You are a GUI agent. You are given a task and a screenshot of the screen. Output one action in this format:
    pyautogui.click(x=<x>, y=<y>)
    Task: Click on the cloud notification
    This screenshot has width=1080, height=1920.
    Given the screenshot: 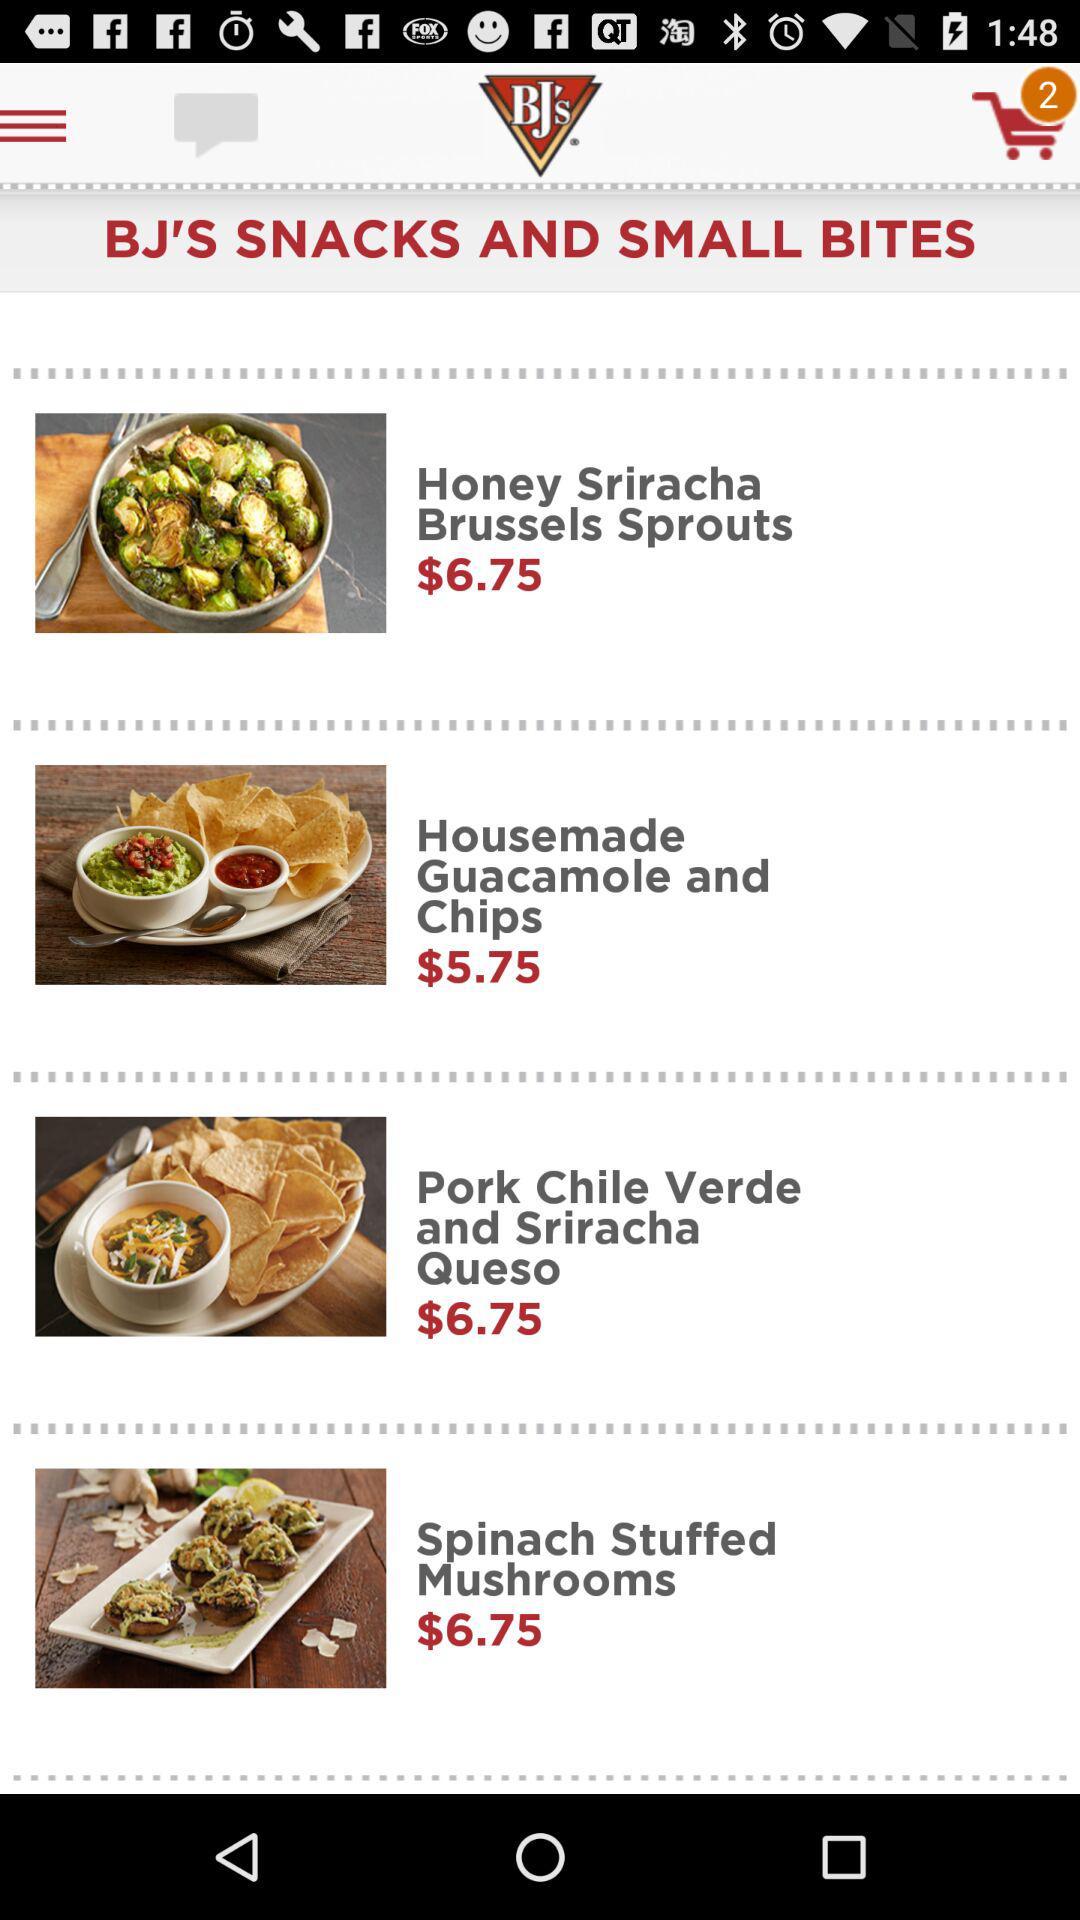 What is the action you would take?
    pyautogui.click(x=218, y=124)
    